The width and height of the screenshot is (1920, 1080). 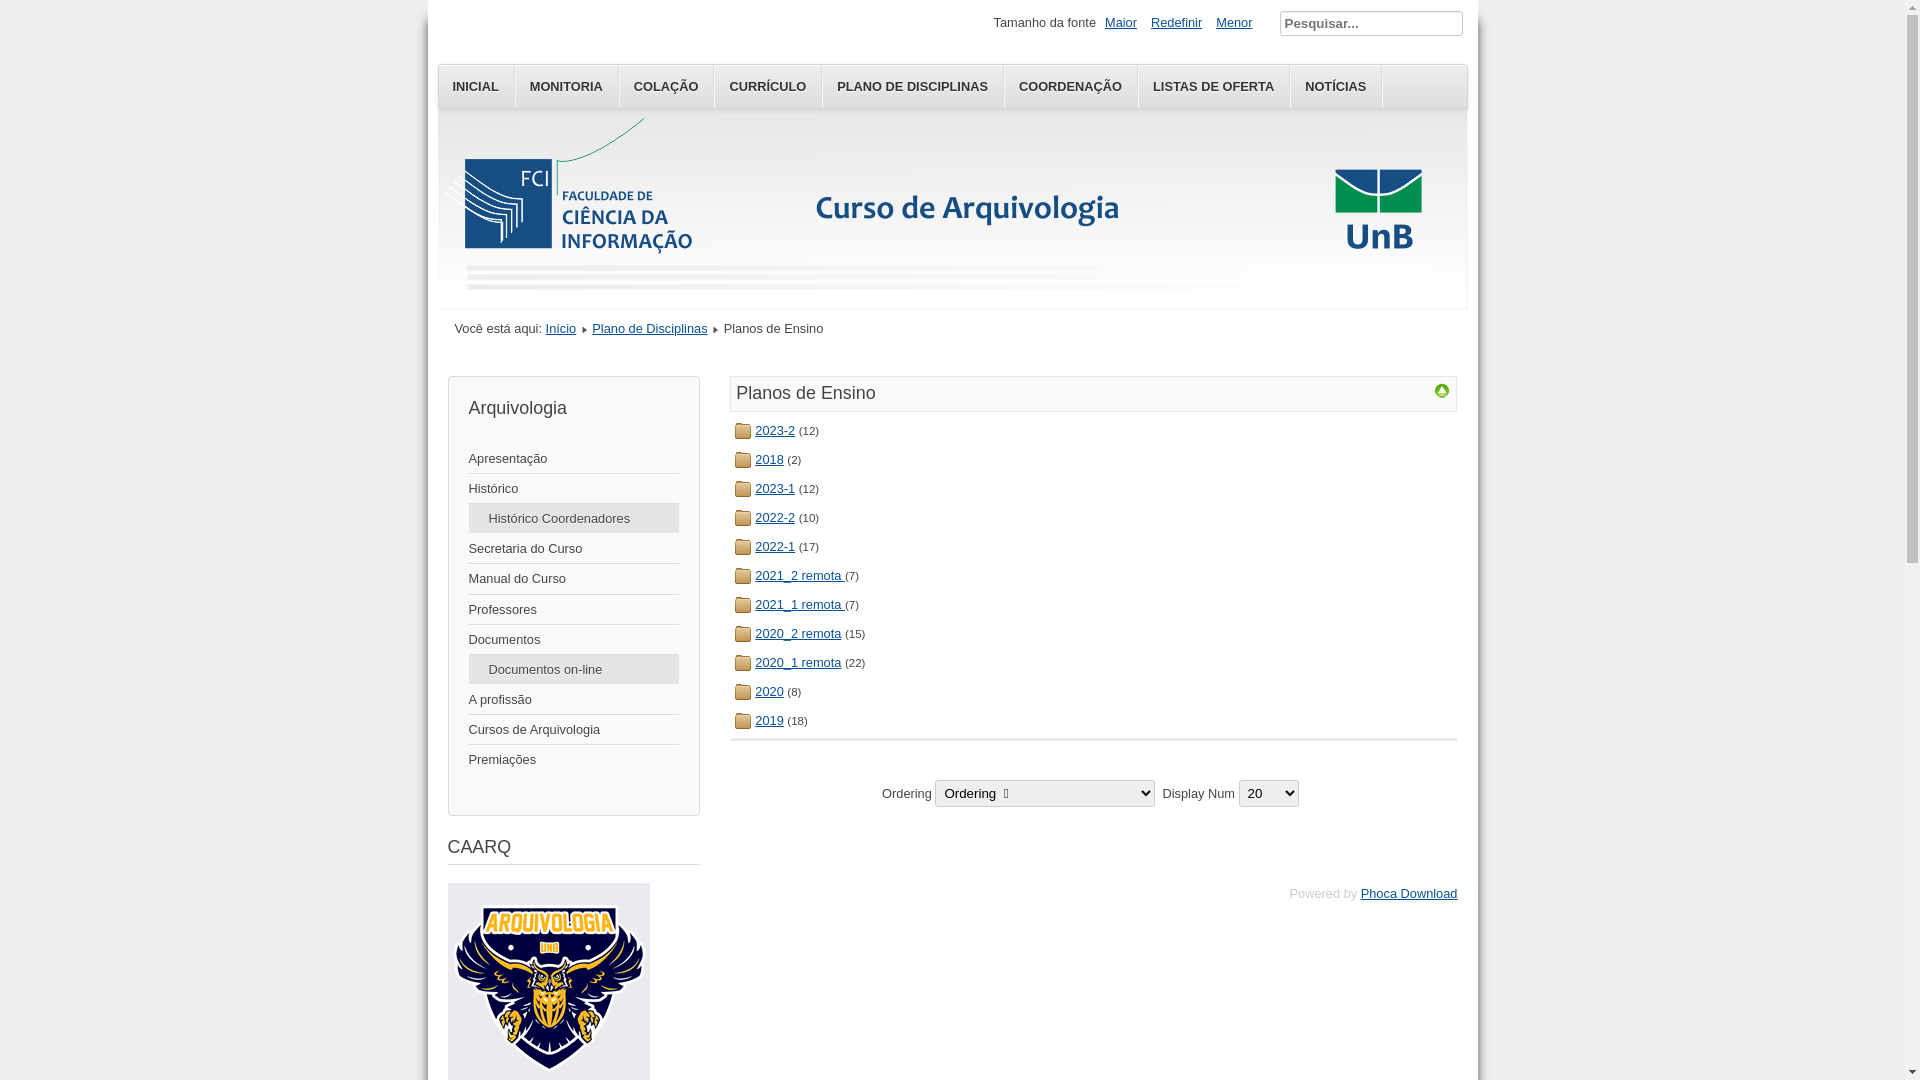 What do you see at coordinates (572, 640) in the screenshot?
I see `'Documentos'` at bounding box center [572, 640].